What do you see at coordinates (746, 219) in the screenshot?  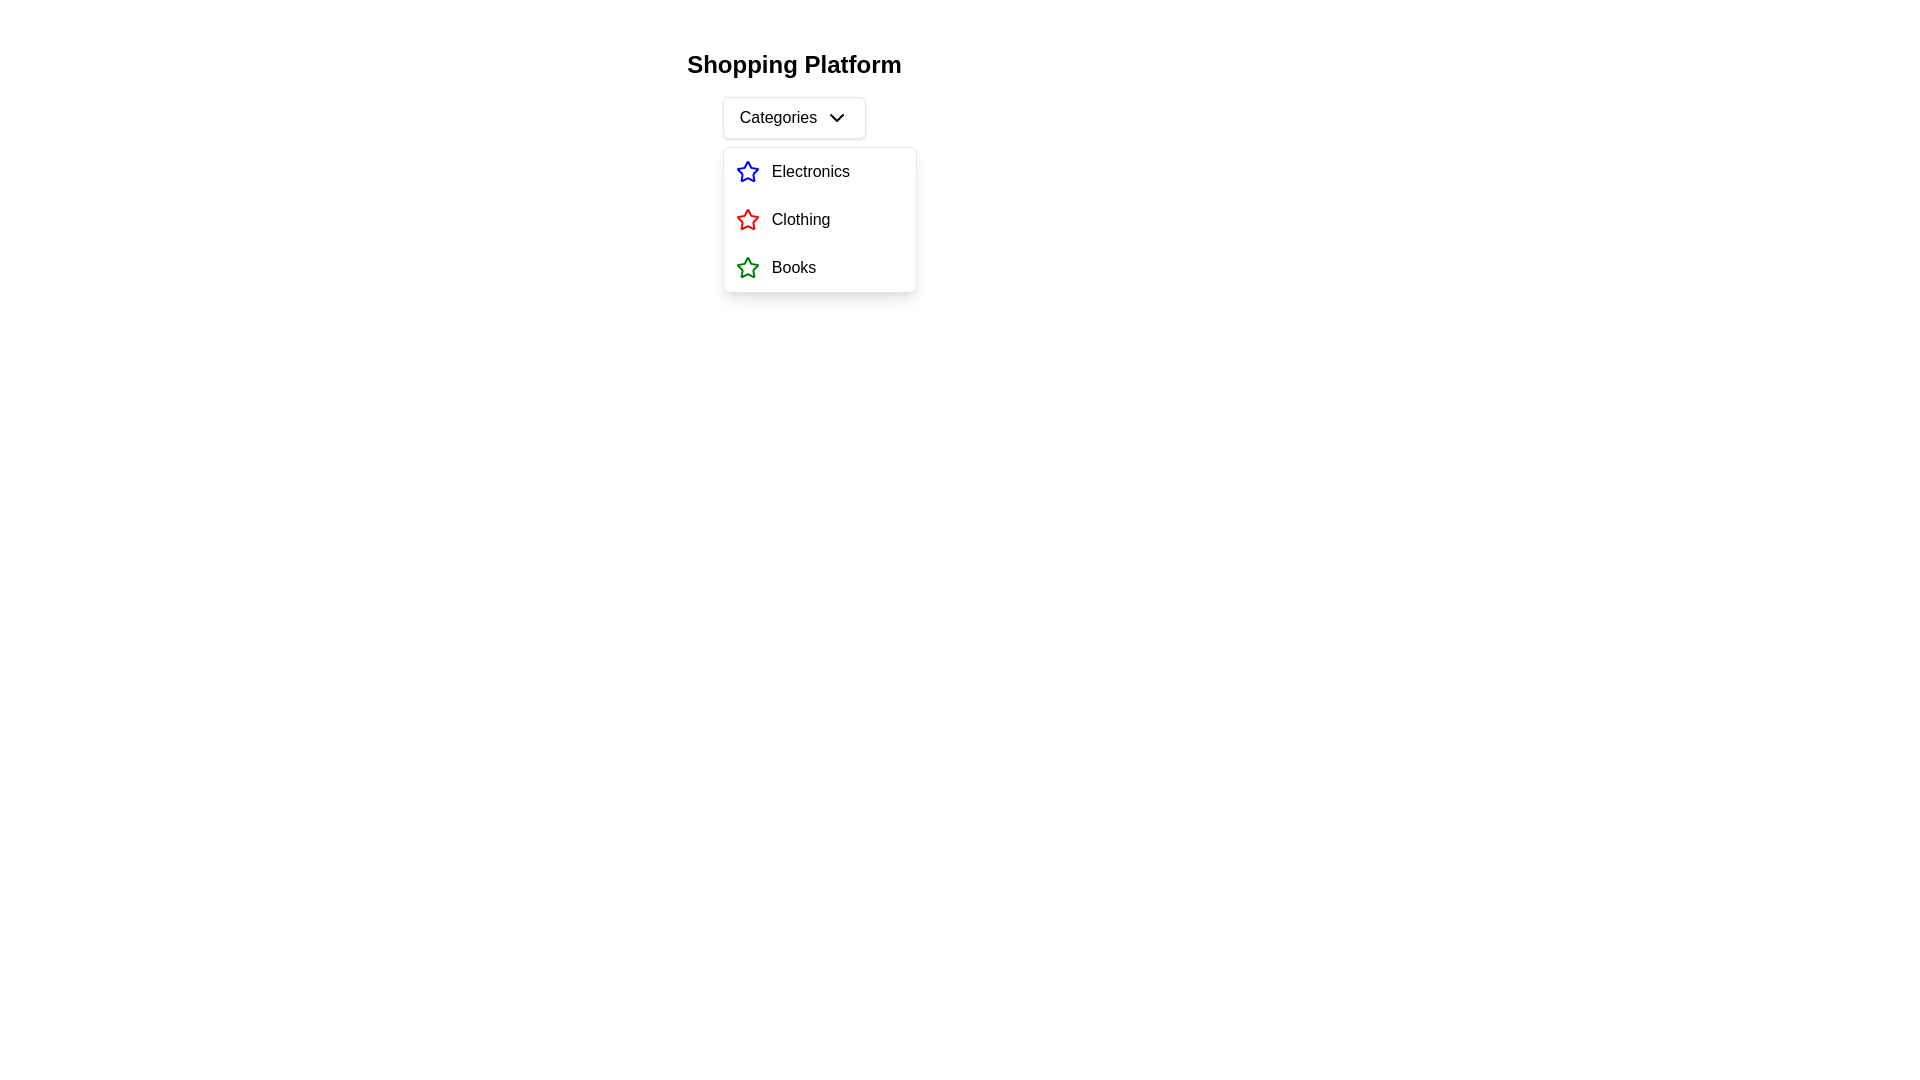 I see `the red star-shaped icon outlined with a distinct stroke, which is the second menu entry labeled 'Clothing' in the dropdown menu under 'Categories' on the 'Shopping Platform'` at bounding box center [746, 219].